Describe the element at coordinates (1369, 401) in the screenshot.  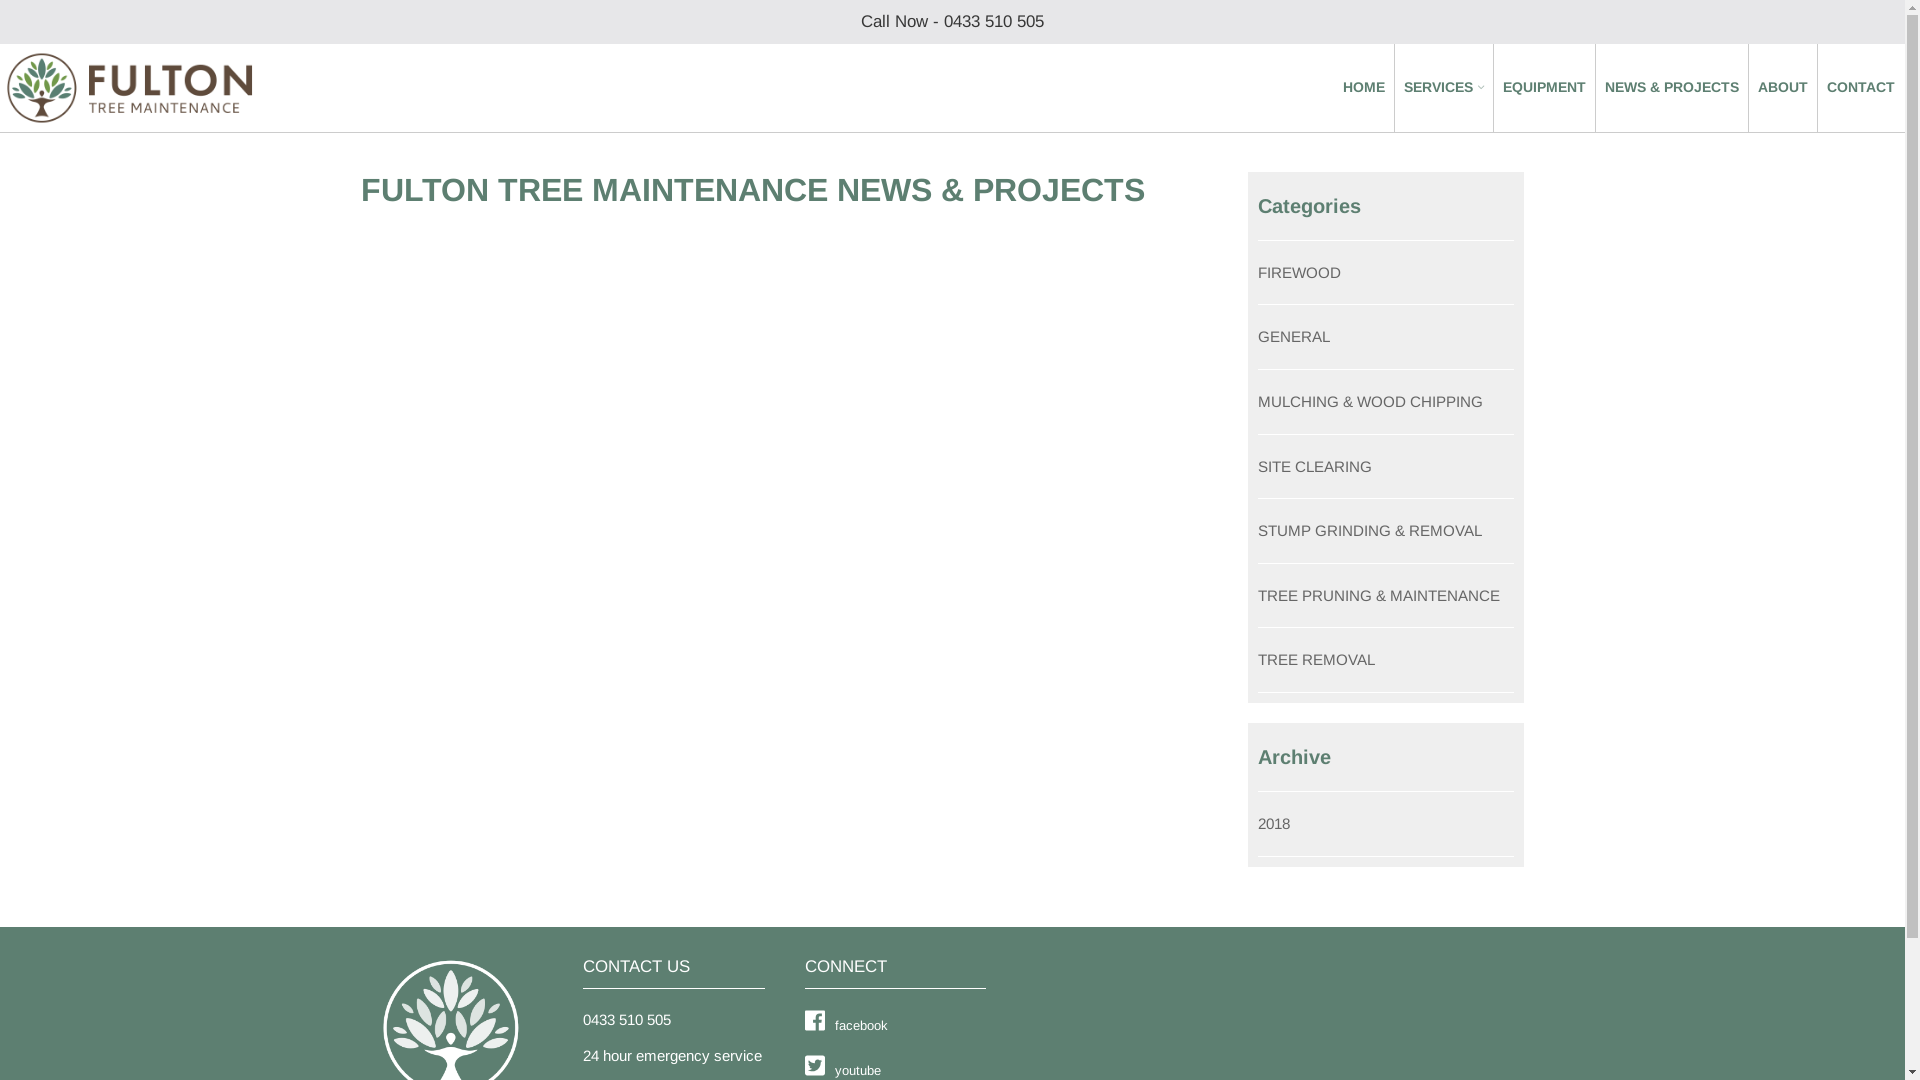
I see `'MULCHING & WOOD CHIPPING'` at that location.